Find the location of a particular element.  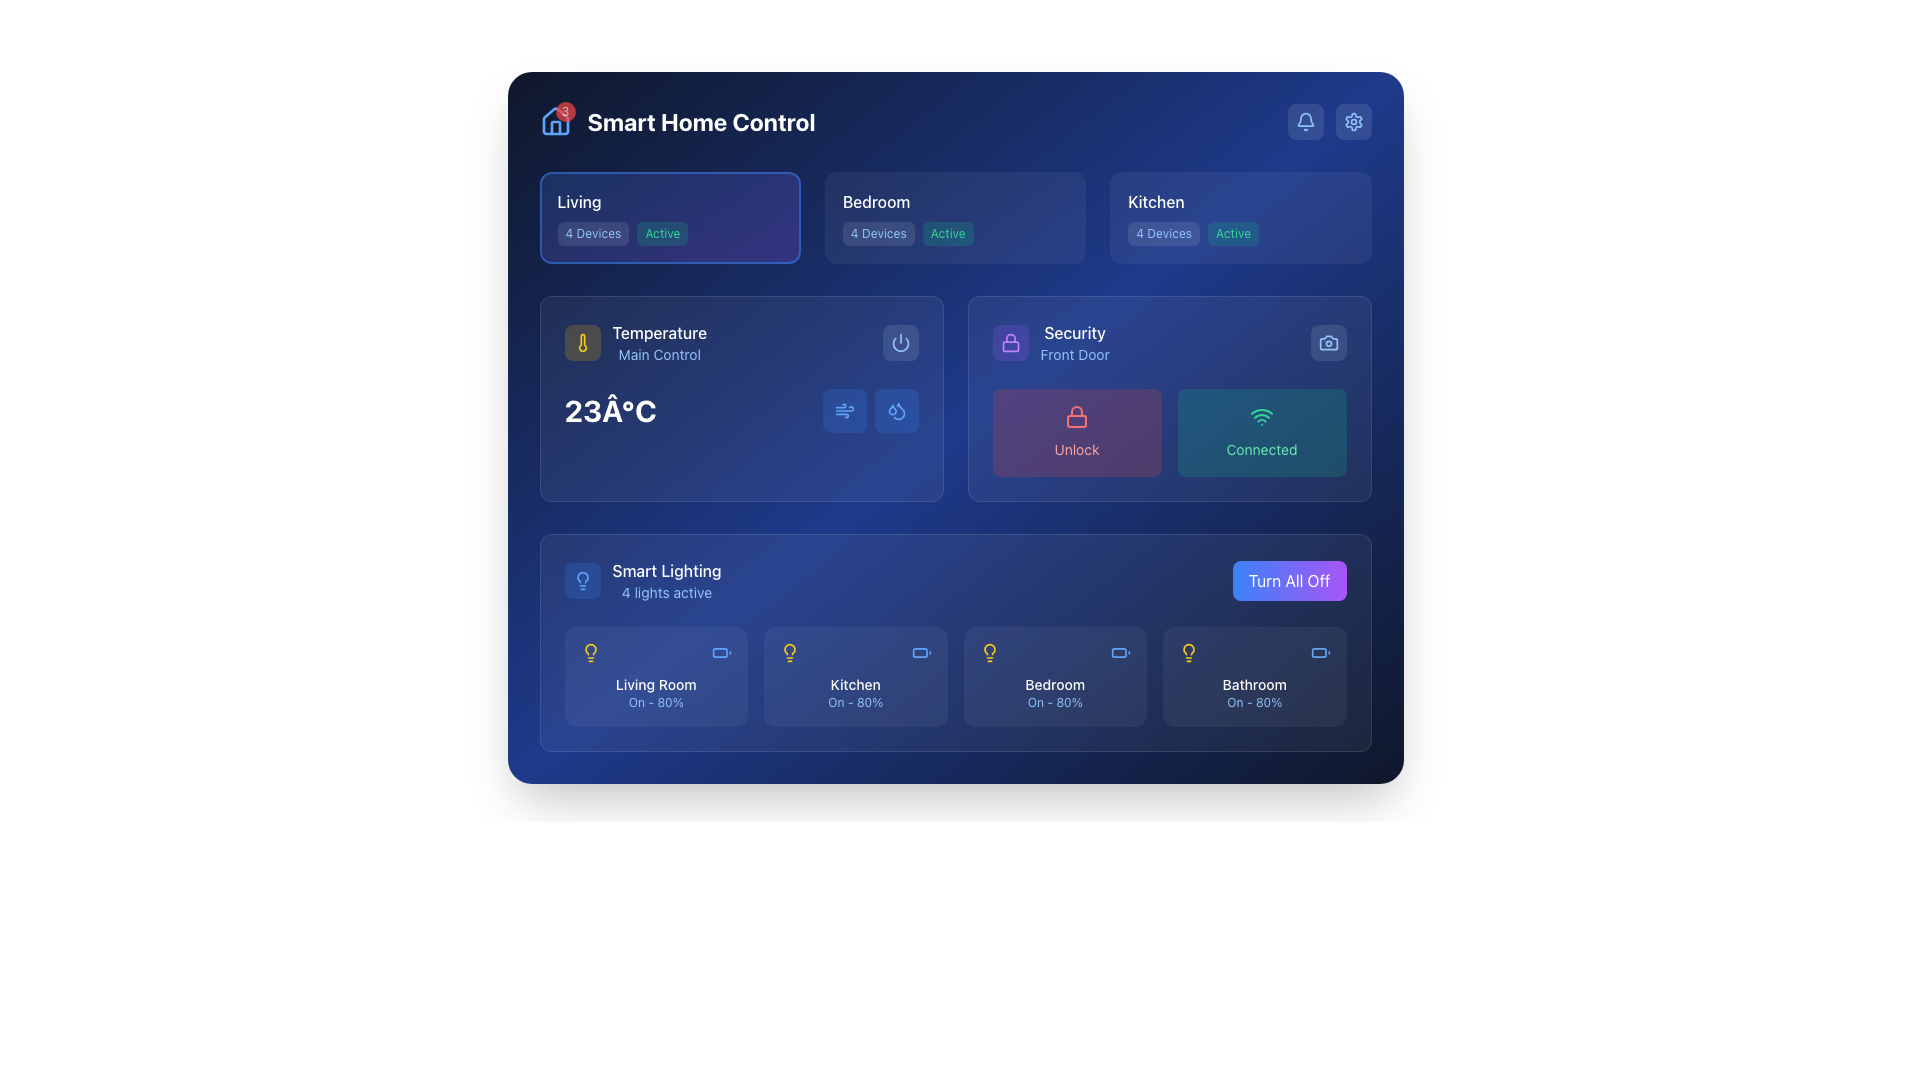

the camera icon located at the top-right of the security card module in the second row, which is used is located at coordinates (1328, 342).